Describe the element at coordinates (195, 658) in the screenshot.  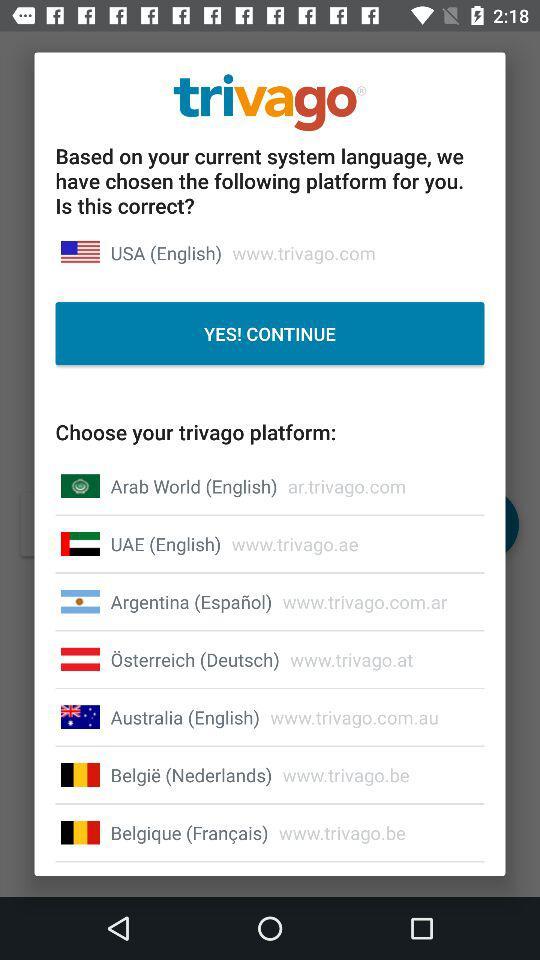
I see `item next to www.trivago.at icon` at that location.